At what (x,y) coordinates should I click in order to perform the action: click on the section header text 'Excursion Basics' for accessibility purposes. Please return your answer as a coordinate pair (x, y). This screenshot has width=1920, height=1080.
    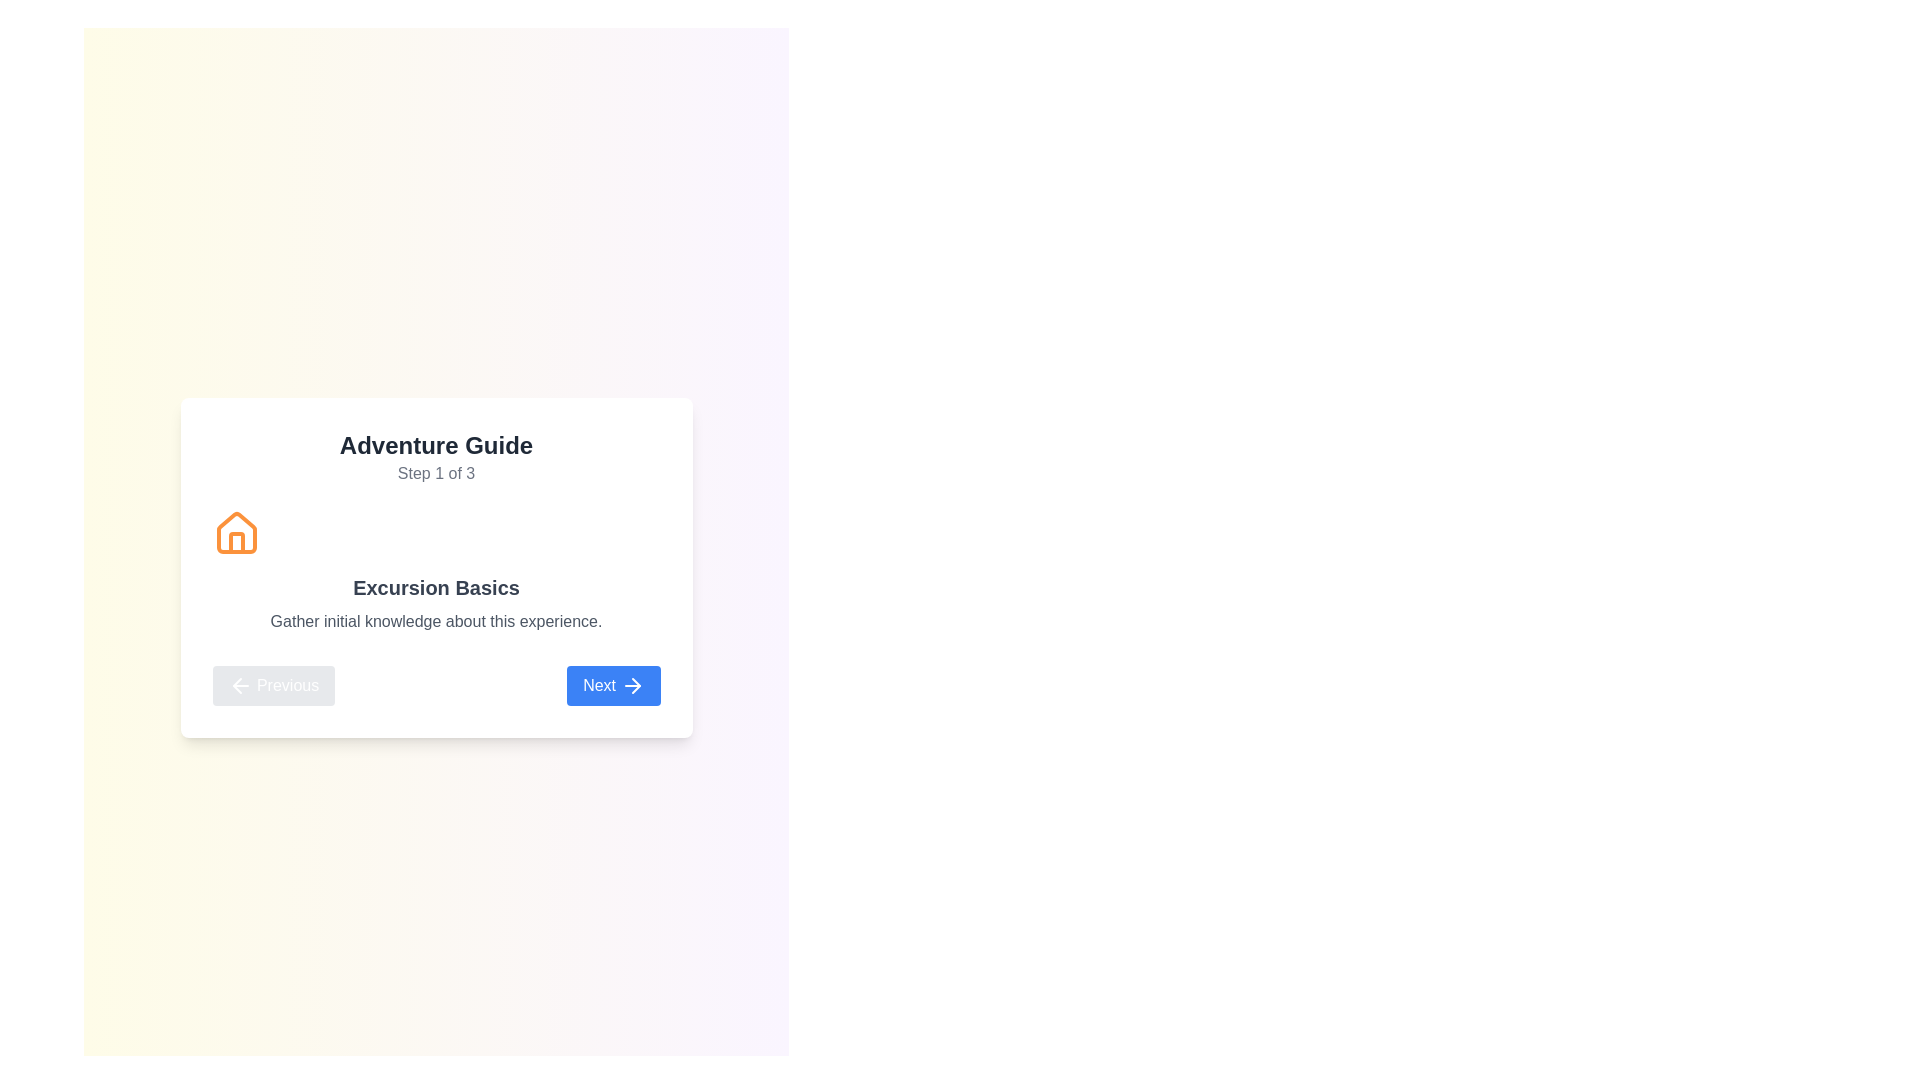
    Looking at the image, I should click on (435, 586).